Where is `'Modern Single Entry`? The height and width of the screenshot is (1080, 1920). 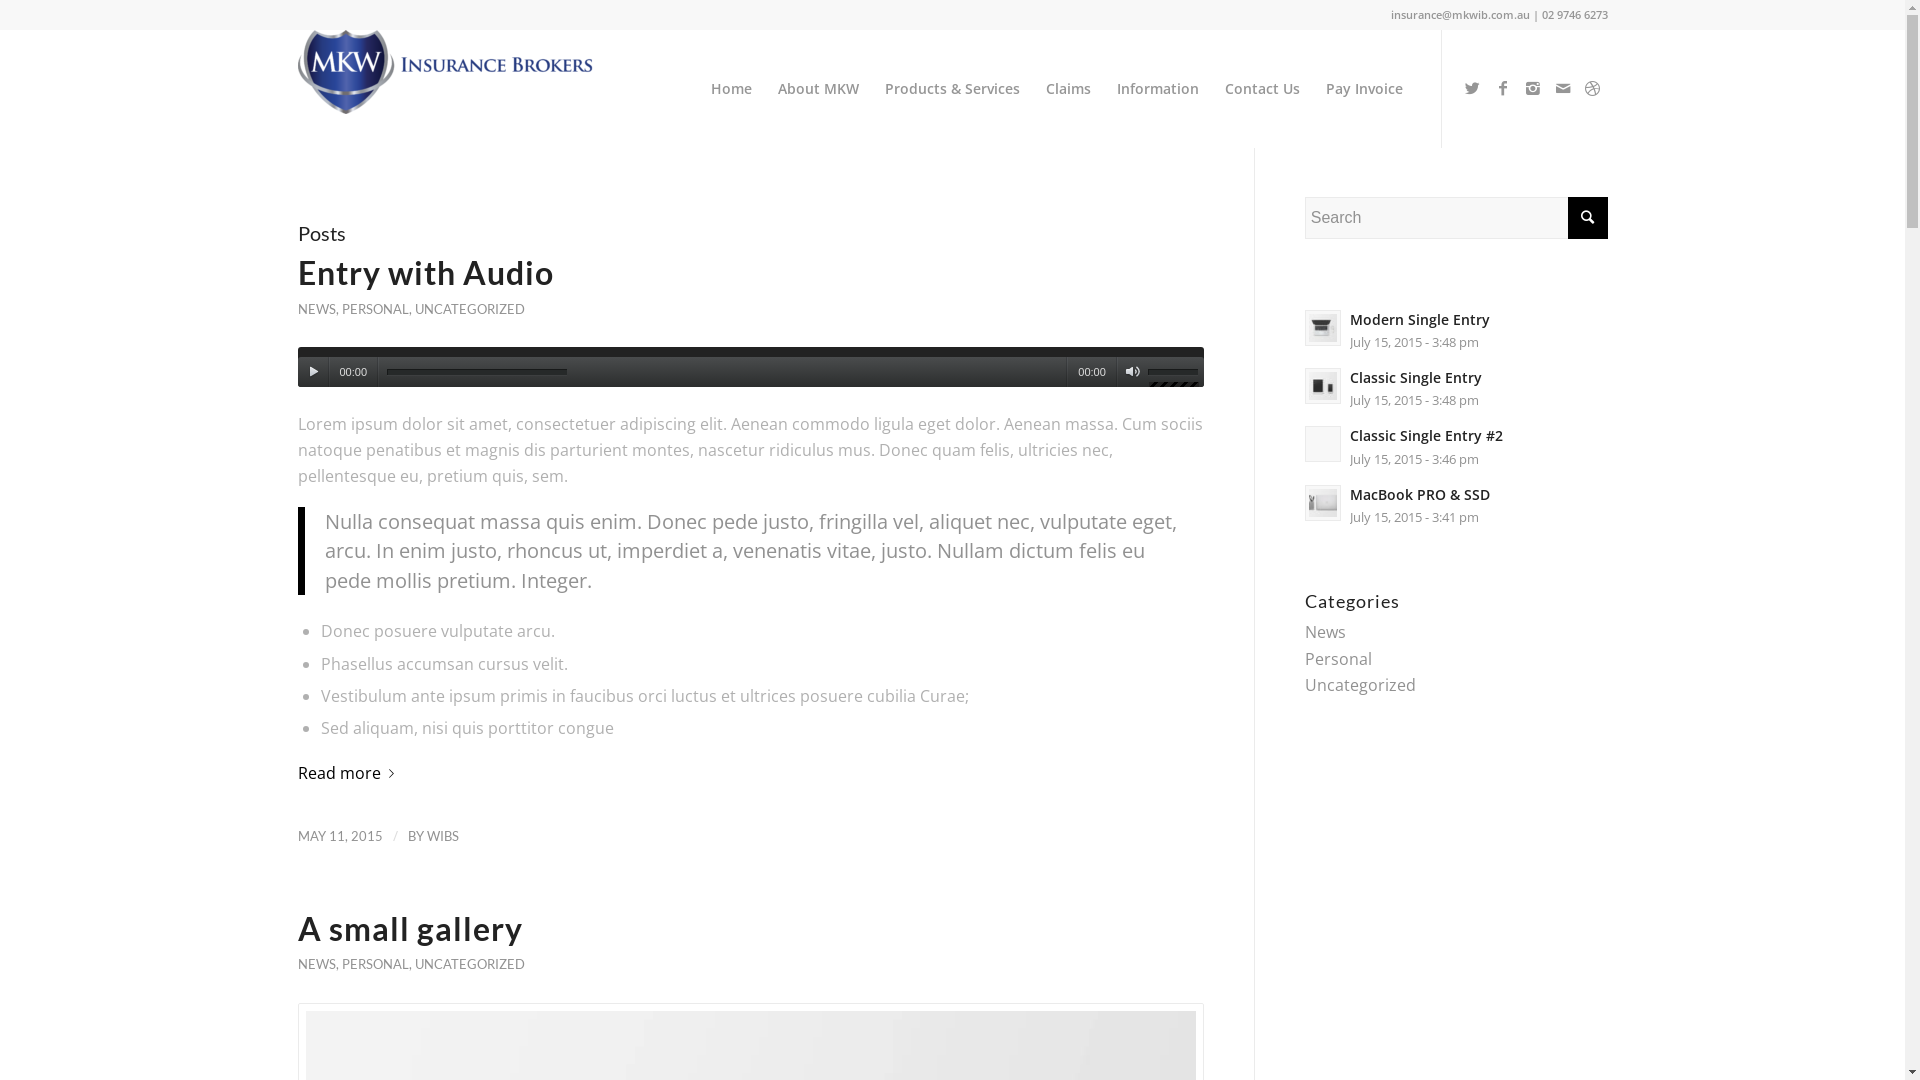
'Modern Single Entry is located at coordinates (1456, 329).